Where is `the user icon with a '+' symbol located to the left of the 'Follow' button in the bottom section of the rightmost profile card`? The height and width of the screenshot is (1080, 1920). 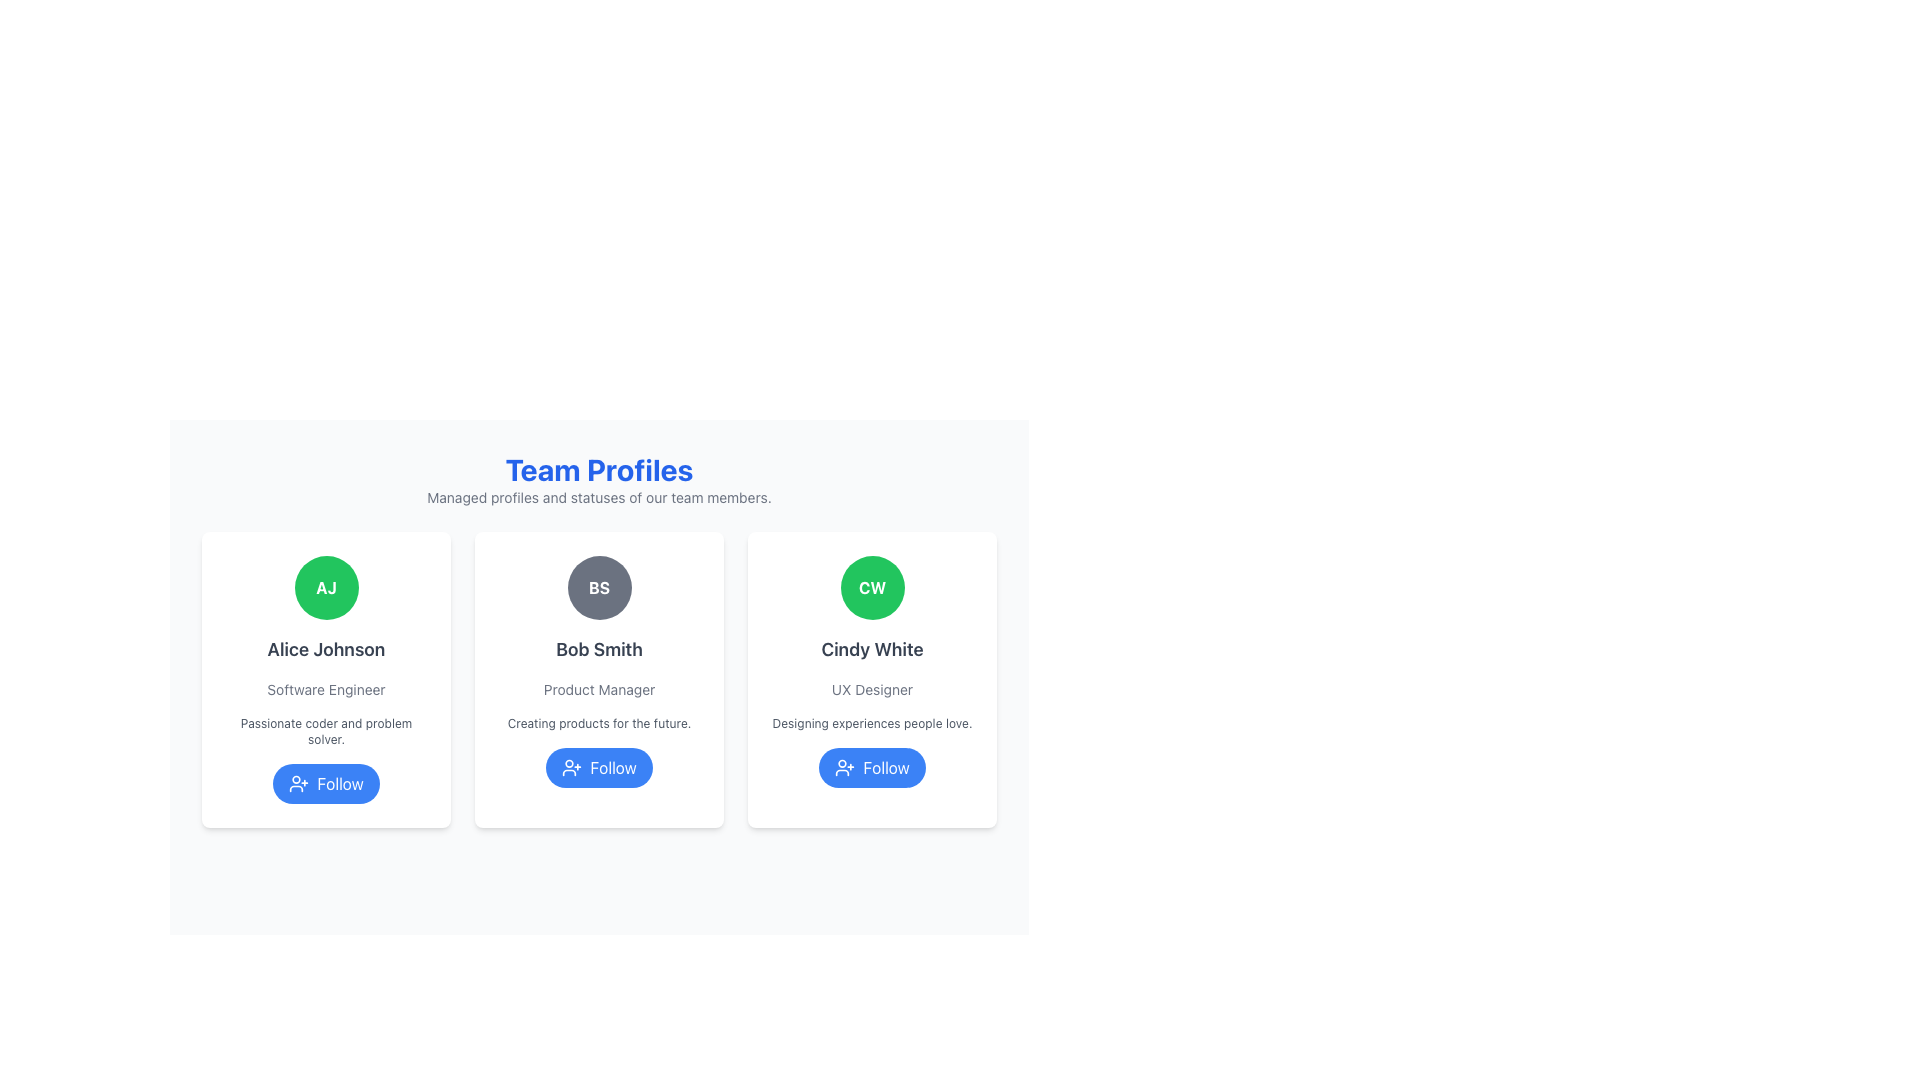 the user icon with a '+' symbol located to the left of the 'Follow' button in the bottom section of the rightmost profile card is located at coordinates (845, 766).